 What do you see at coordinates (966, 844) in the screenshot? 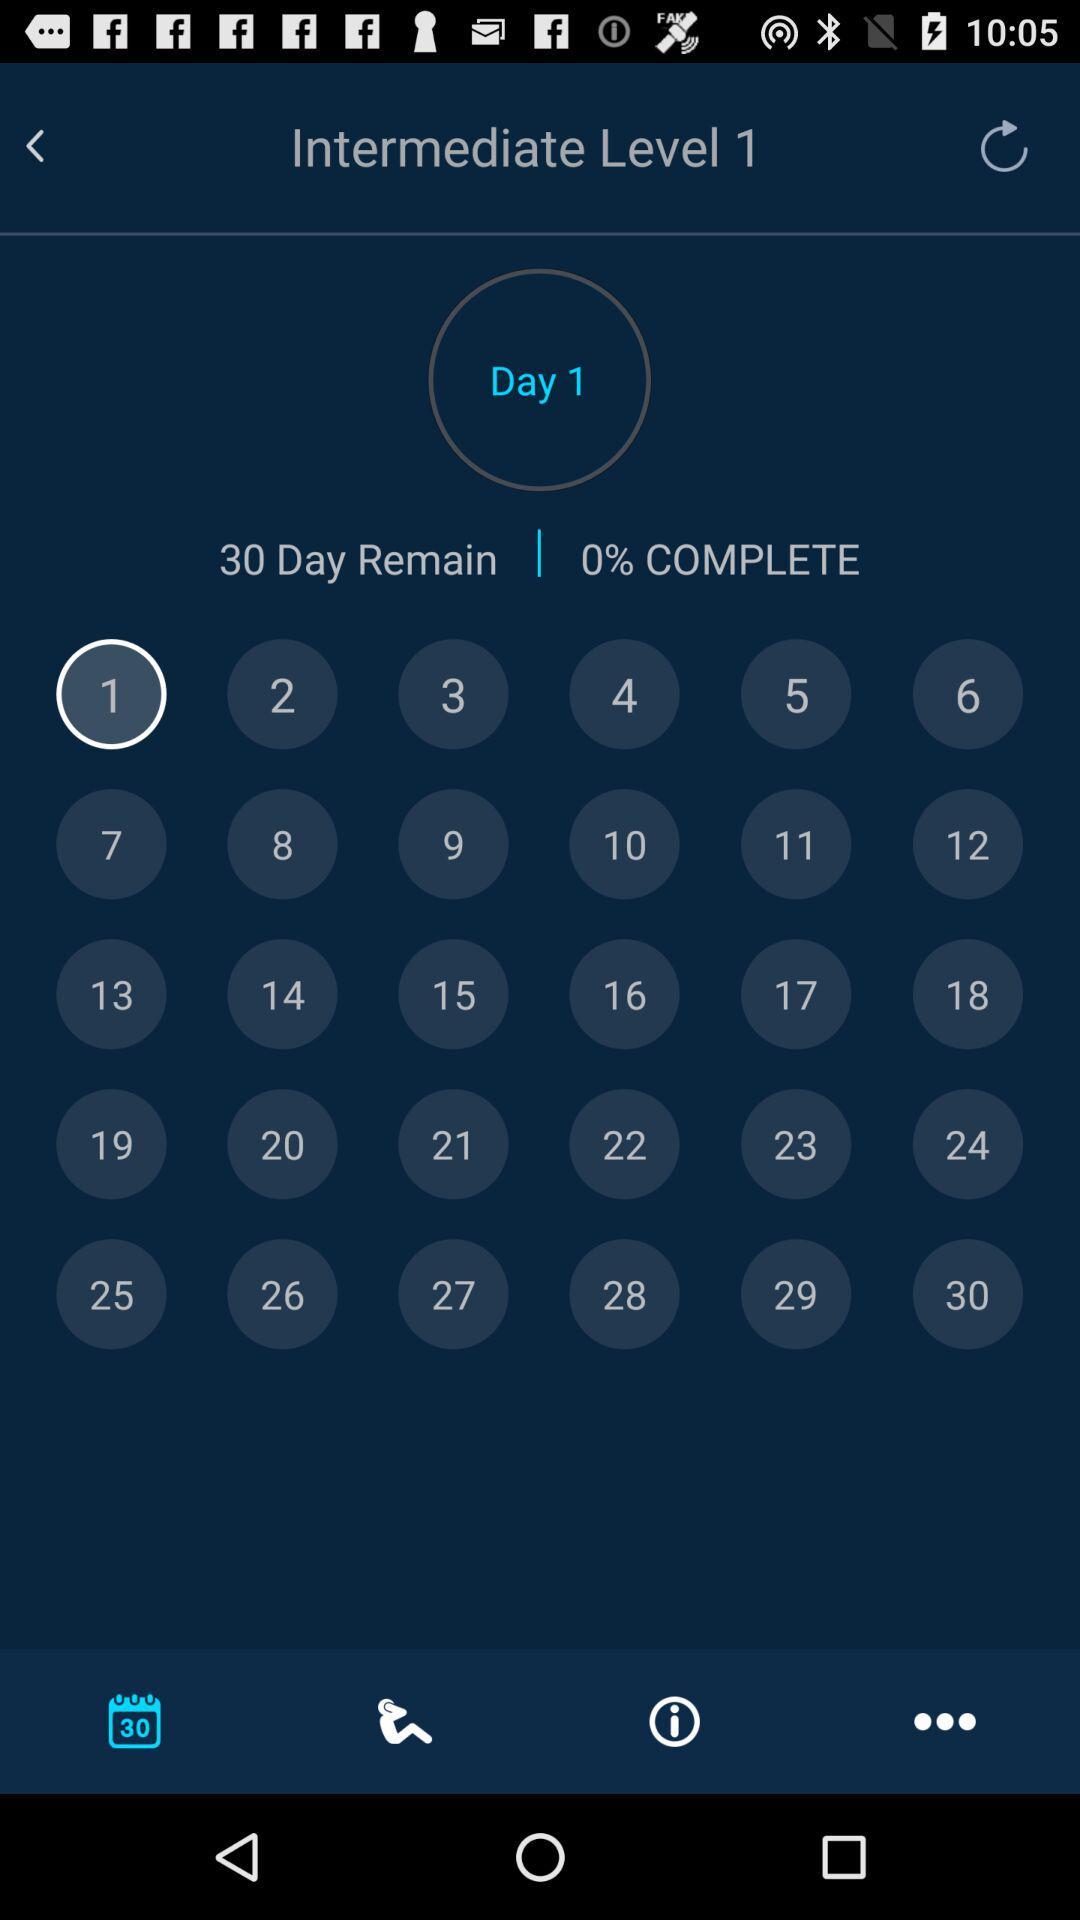
I see `choose level` at bounding box center [966, 844].